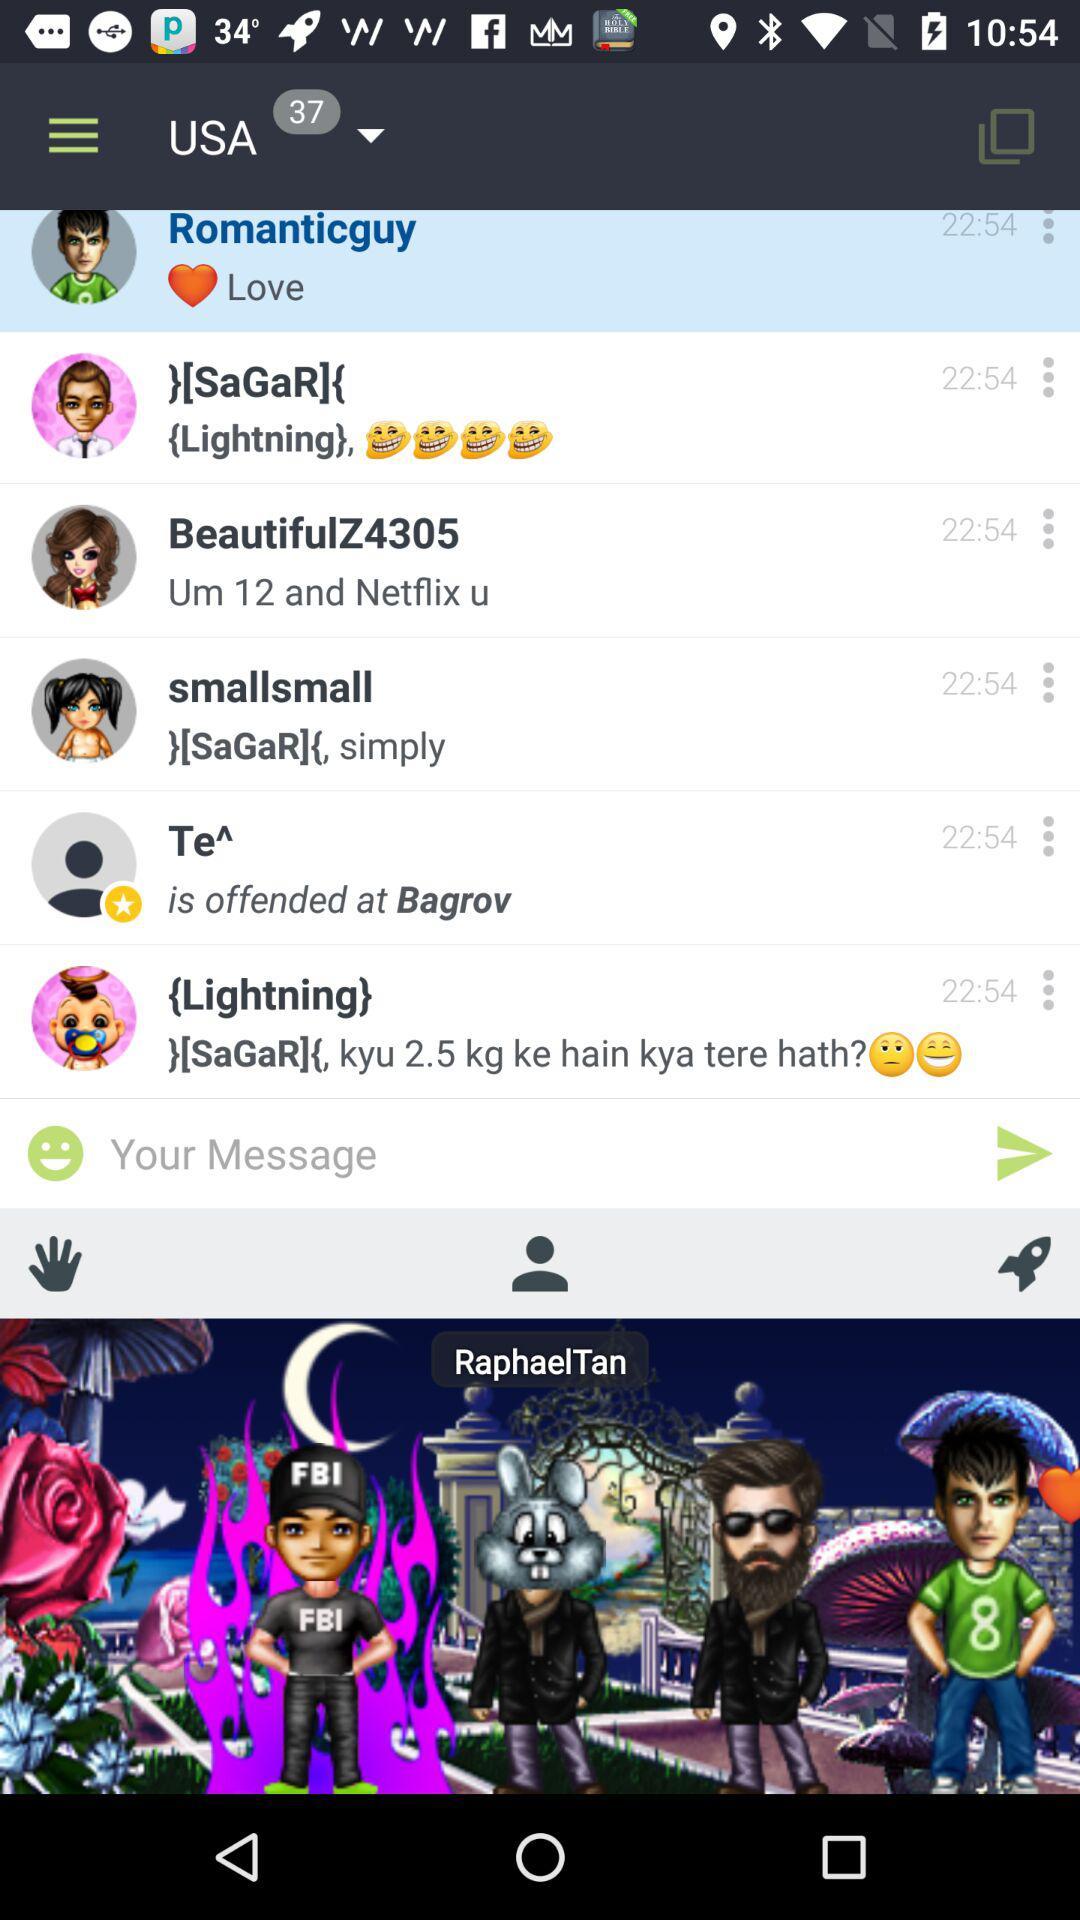 Image resolution: width=1080 pixels, height=1920 pixels. What do you see at coordinates (540, 1152) in the screenshot?
I see `message textbox` at bounding box center [540, 1152].